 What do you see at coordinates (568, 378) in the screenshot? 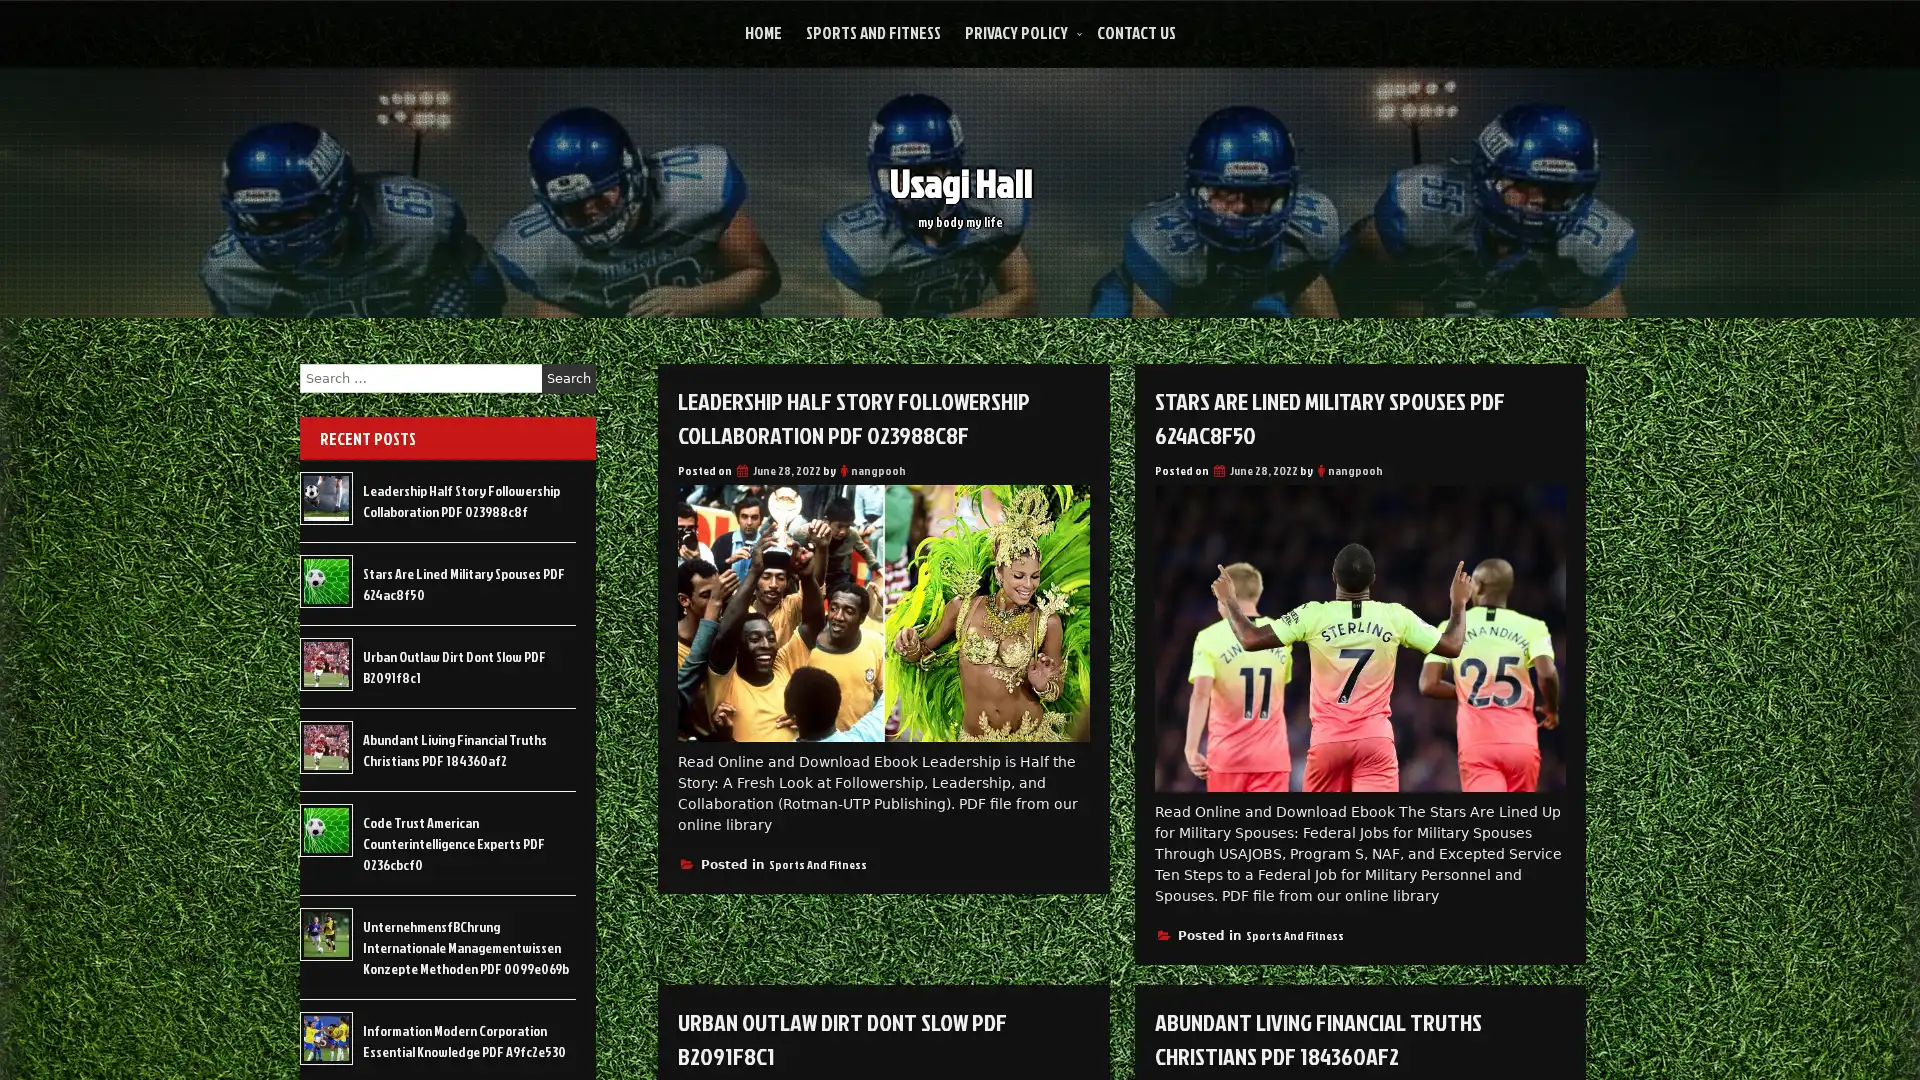
I see `Search` at bounding box center [568, 378].